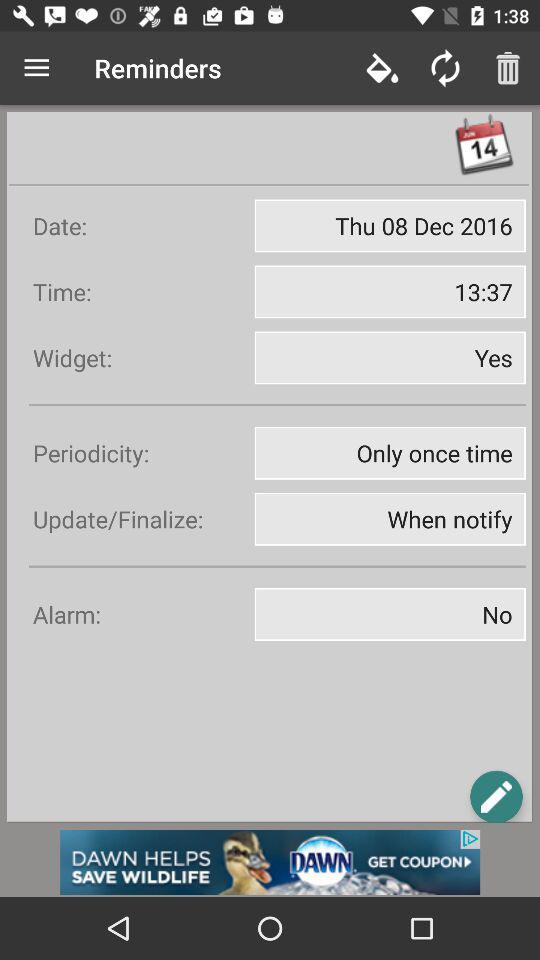 The width and height of the screenshot is (540, 960). Describe the element at coordinates (495, 796) in the screenshot. I see `search pega` at that location.